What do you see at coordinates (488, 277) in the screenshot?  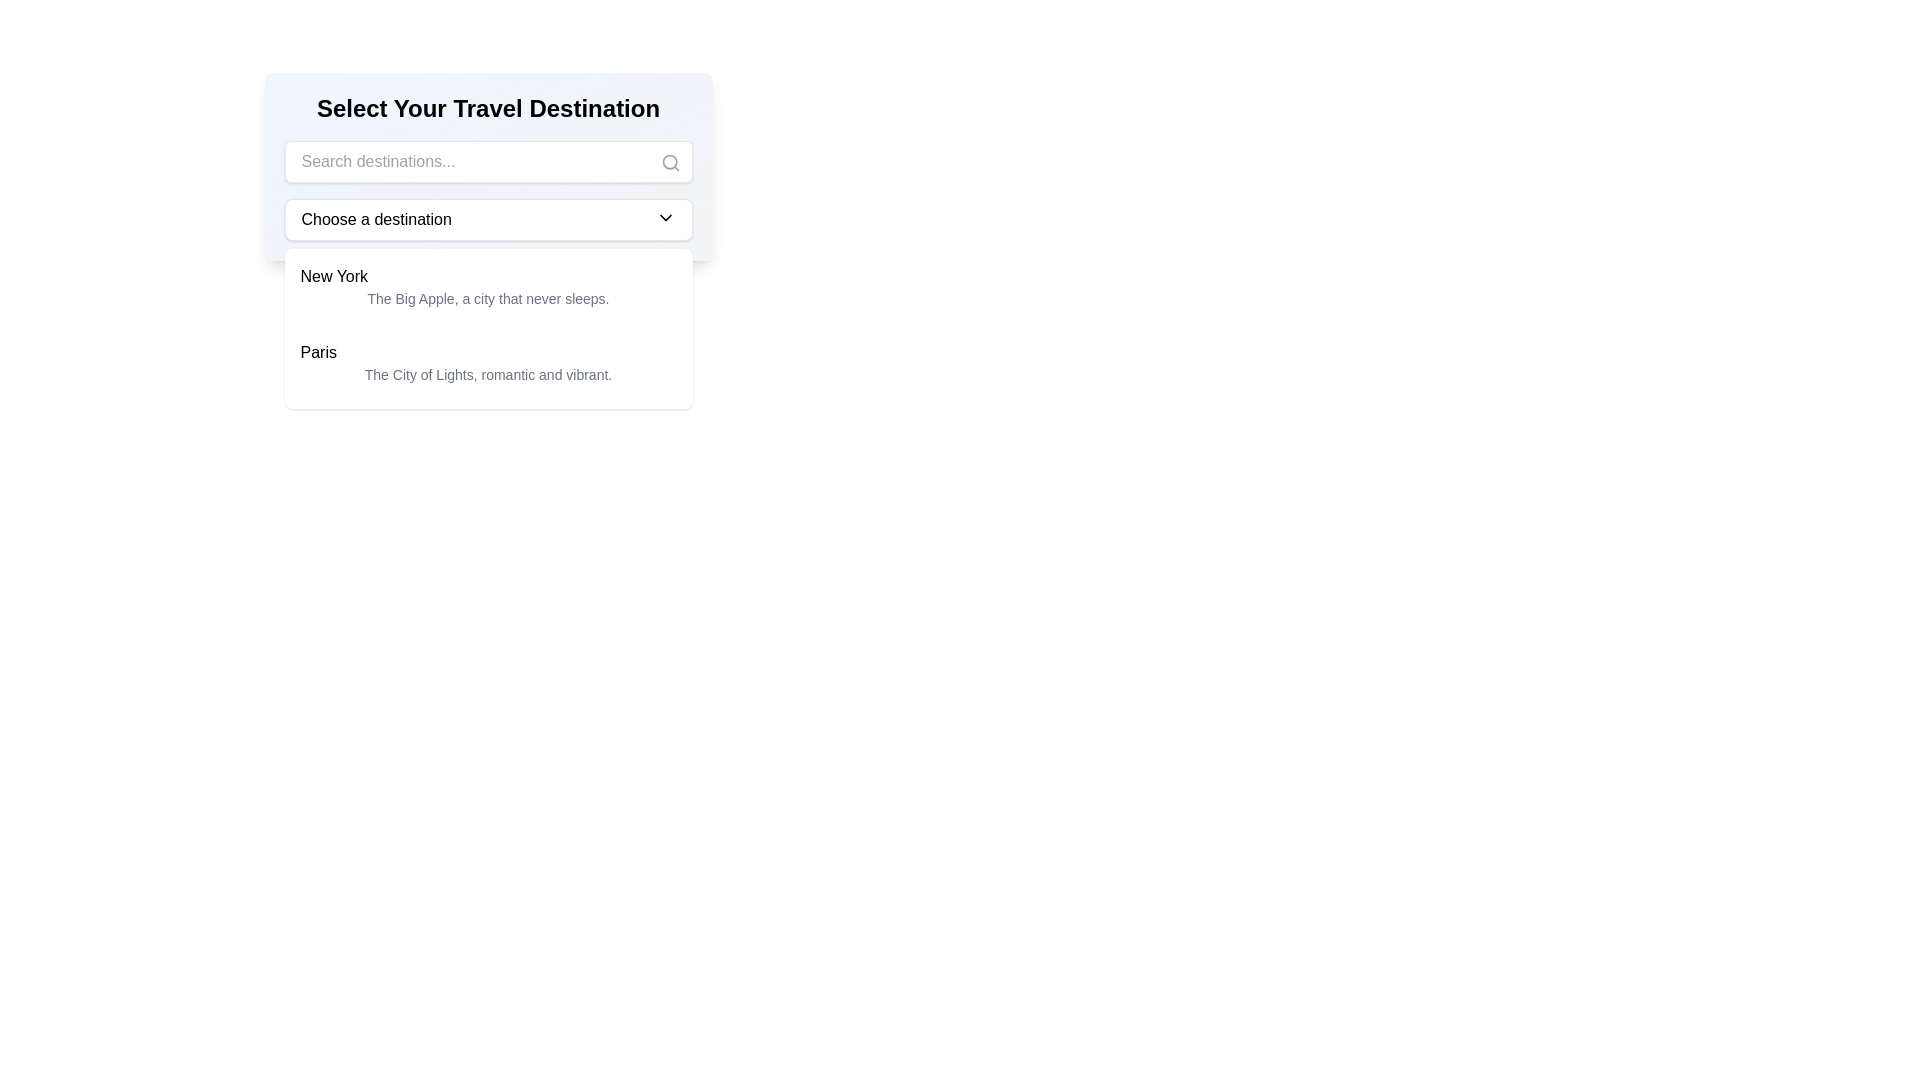 I see `the text label for 'The Big Apple'` at bounding box center [488, 277].